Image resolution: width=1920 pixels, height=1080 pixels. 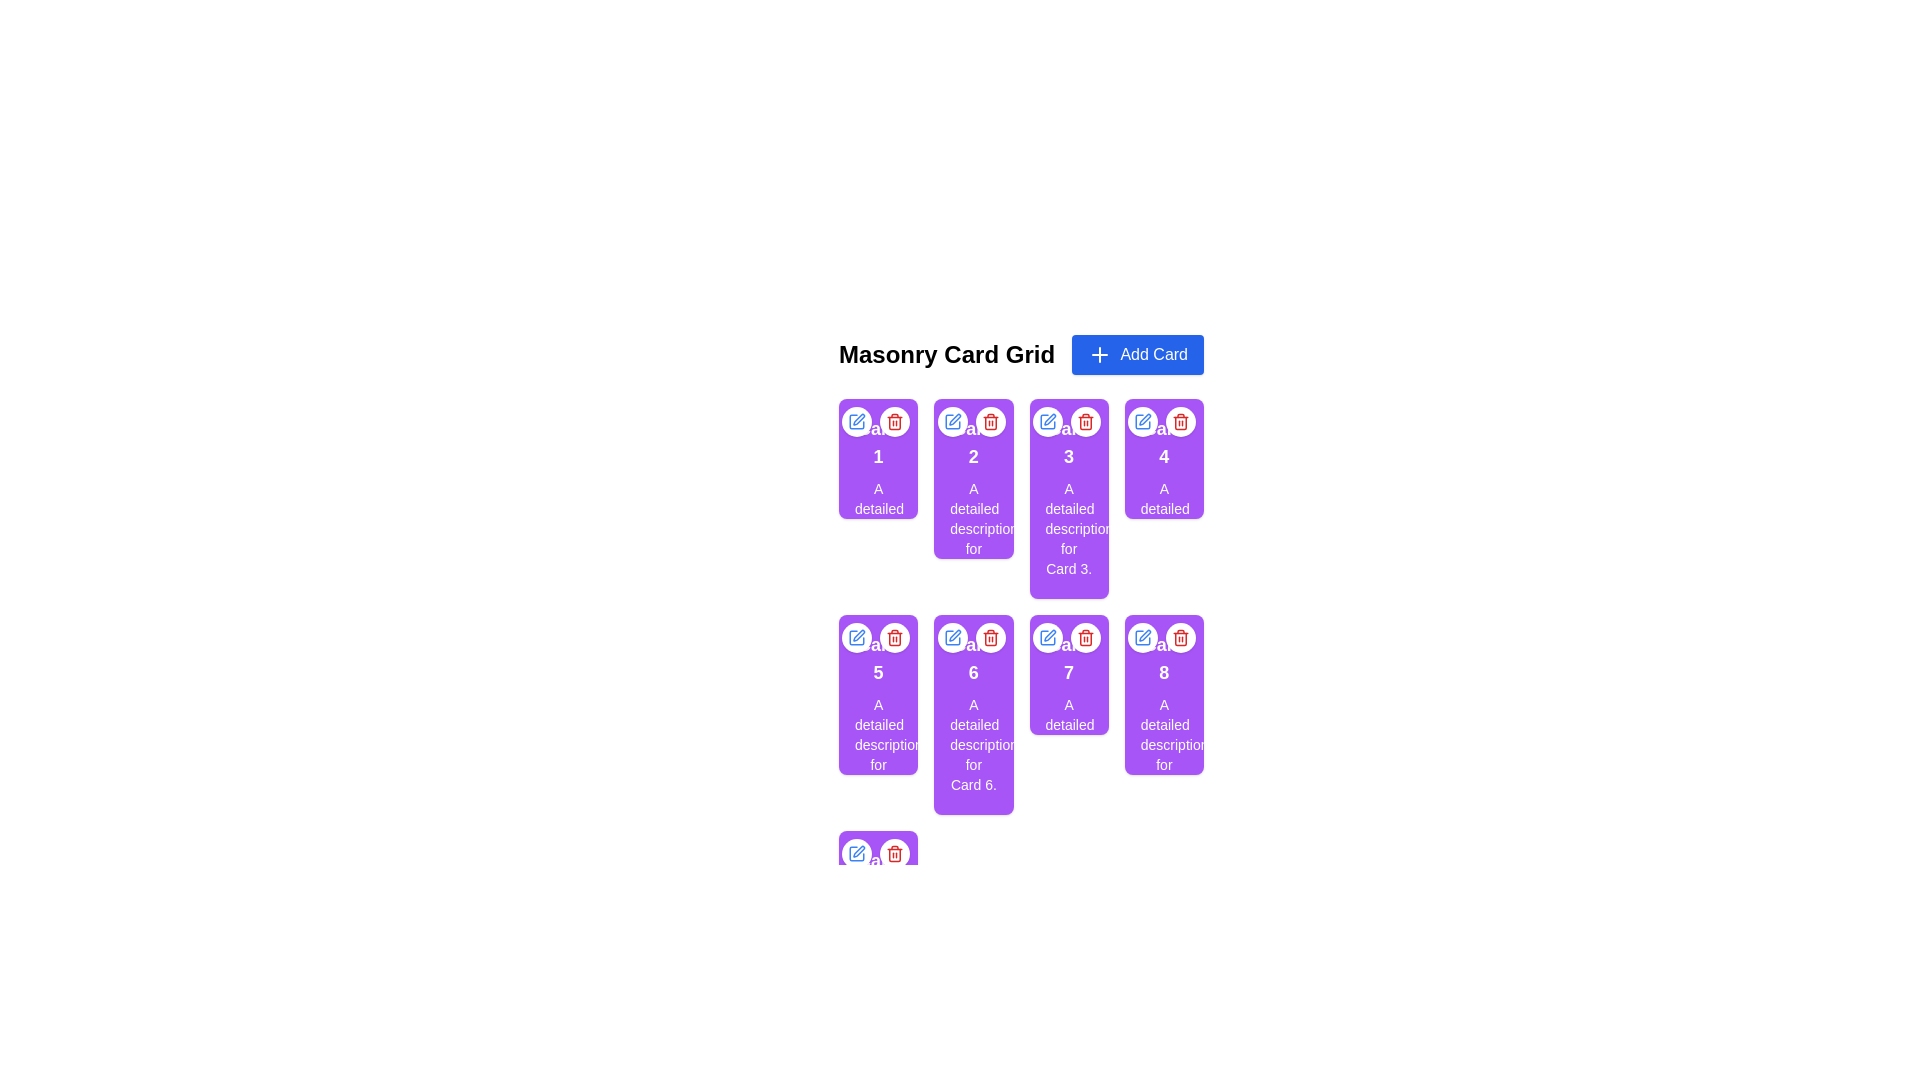 I want to click on text content of the text label 'Card 6', which is styled with a larger font size and bold weight, located at the upper part of the card with a purple background, so click(x=973, y=659).